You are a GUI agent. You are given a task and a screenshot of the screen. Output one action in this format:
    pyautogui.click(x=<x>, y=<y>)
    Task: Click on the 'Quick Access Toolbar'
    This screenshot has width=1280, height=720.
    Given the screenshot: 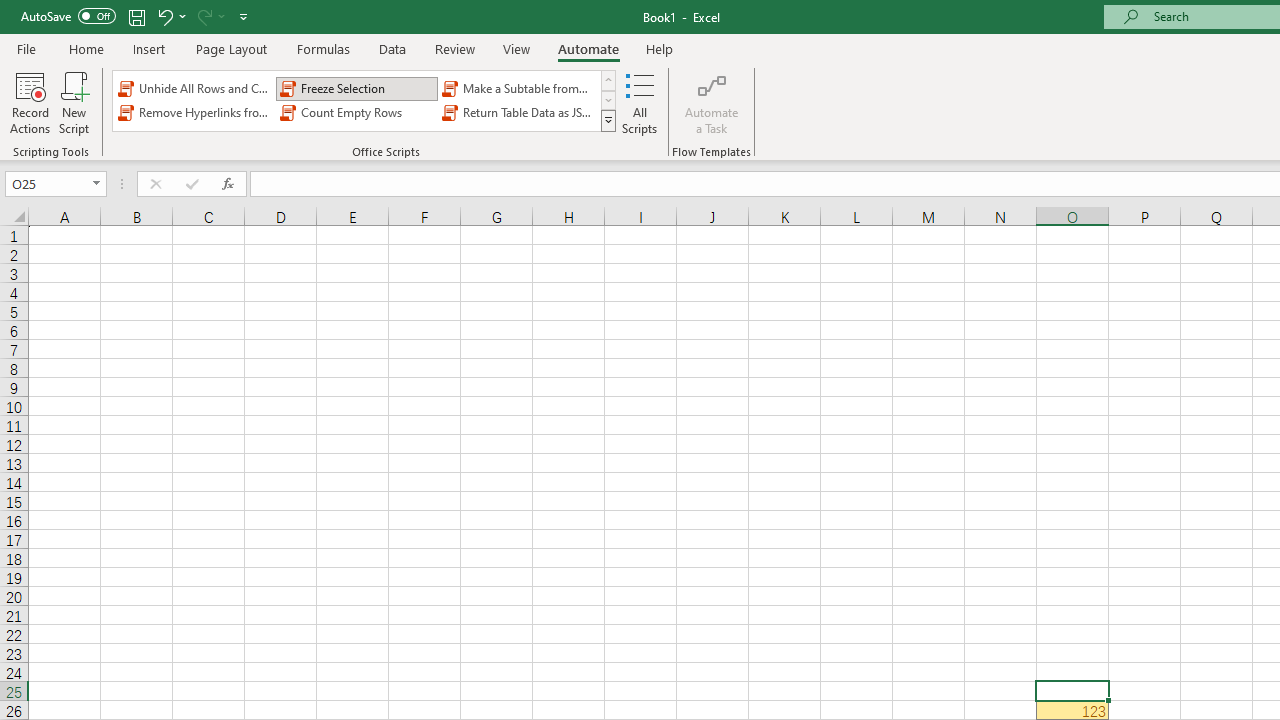 What is the action you would take?
    pyautogui.click(x=135, y=16)
    